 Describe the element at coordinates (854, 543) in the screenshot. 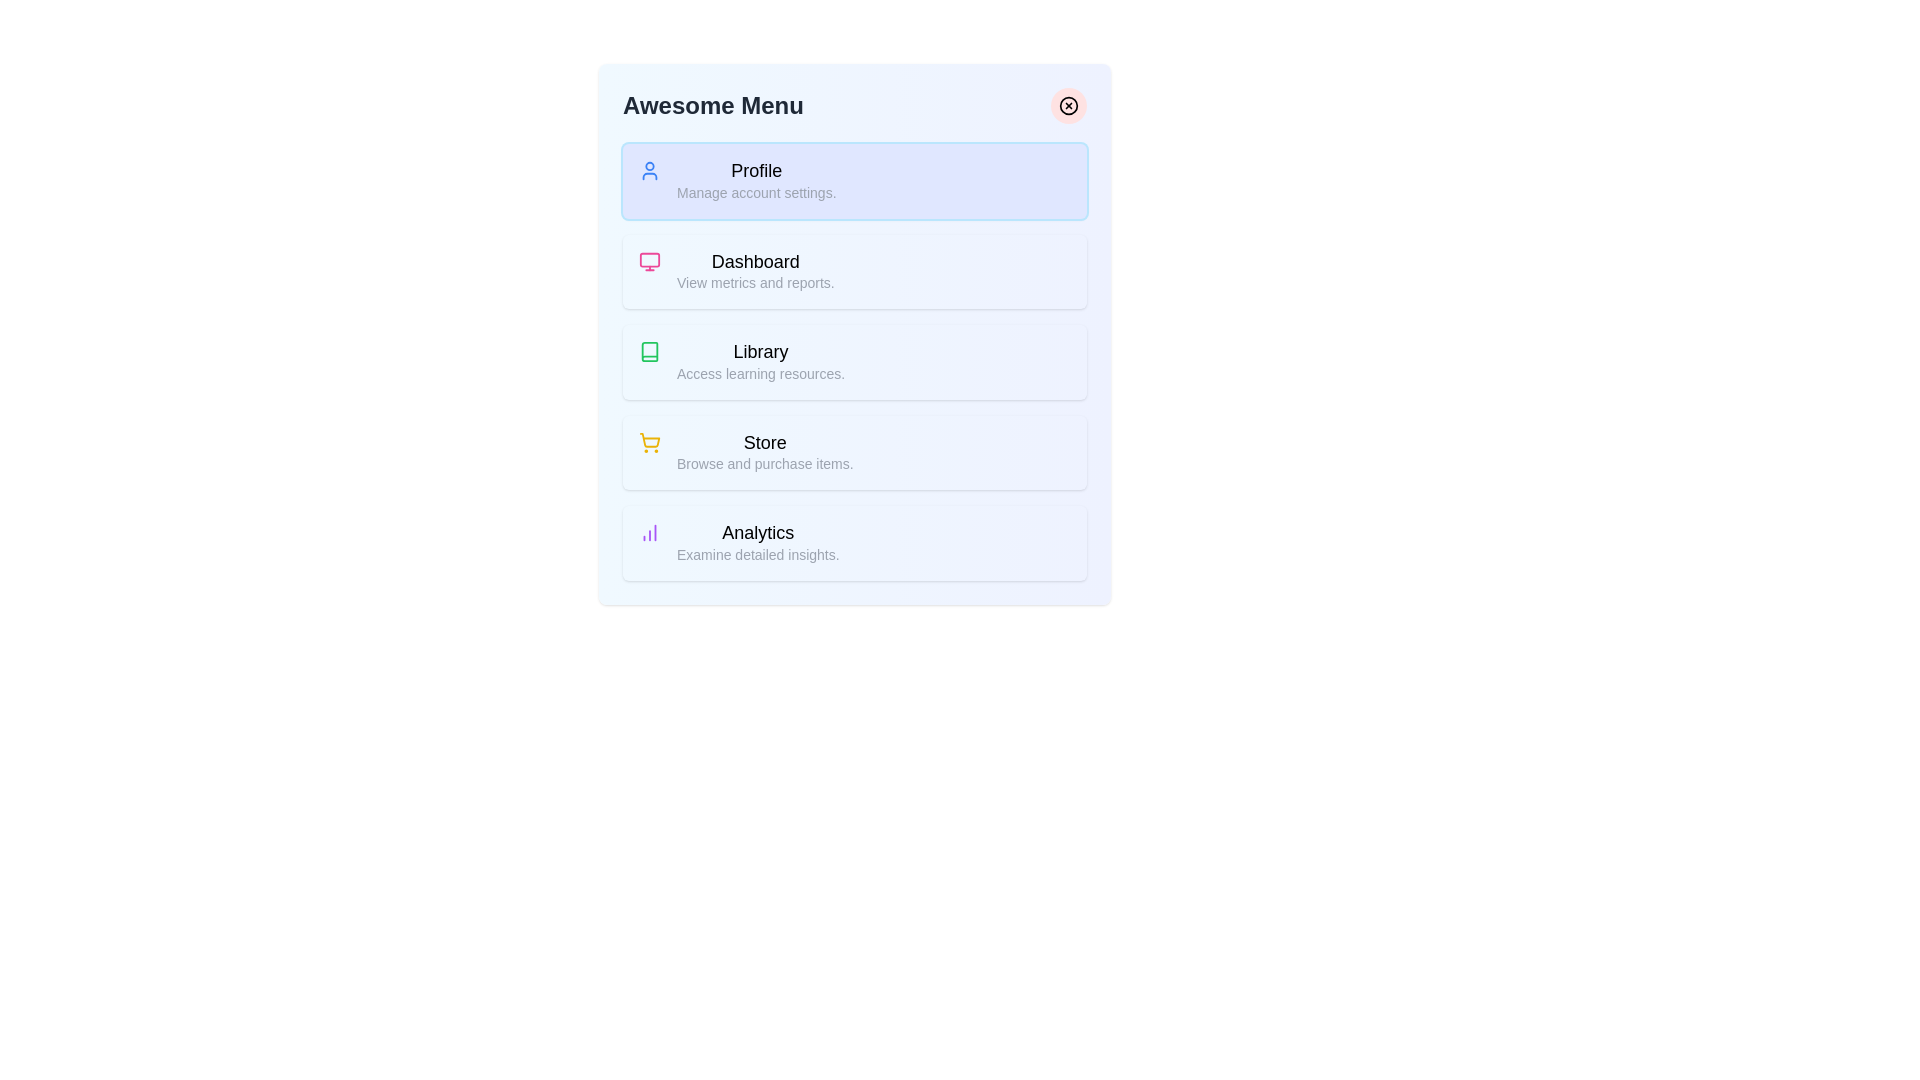

I see `the menu item labeled Analytics` at that location.